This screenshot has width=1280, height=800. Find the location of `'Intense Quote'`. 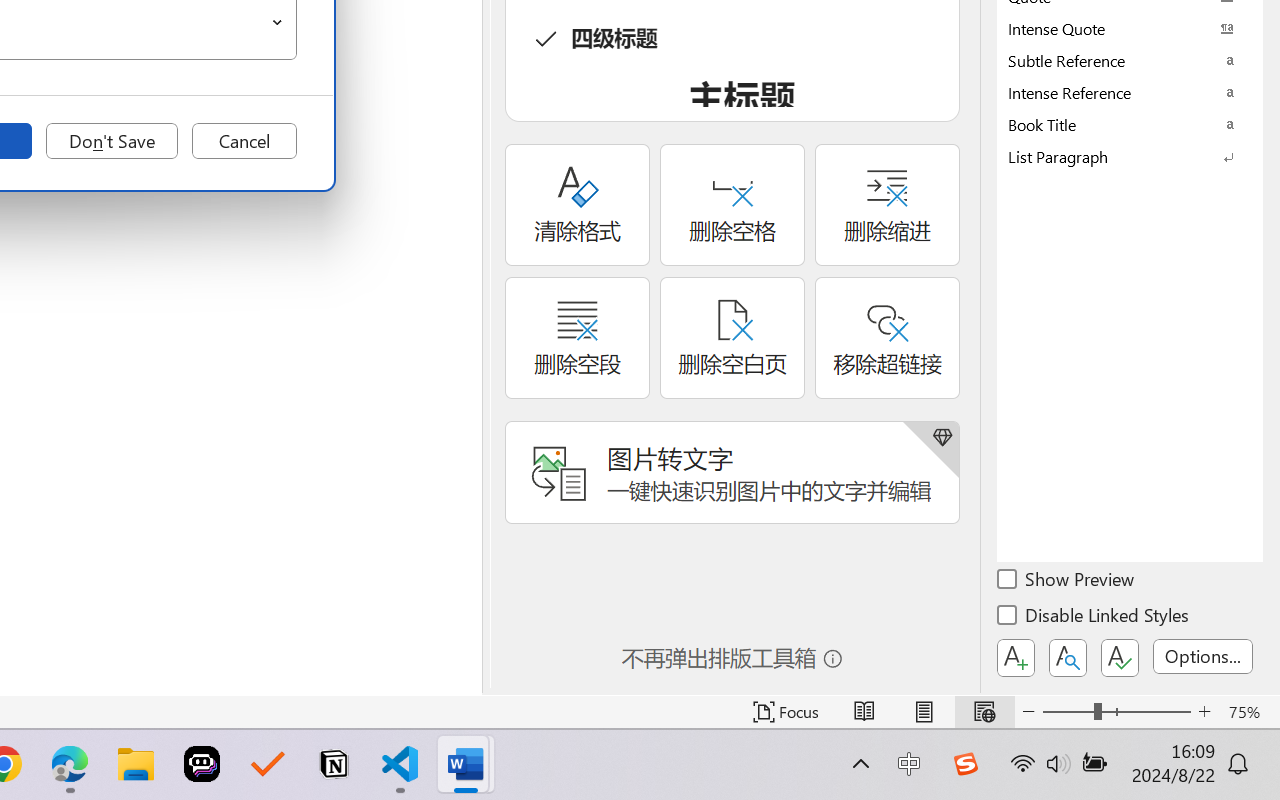

'Intense Quote' is located at coordinates (1130, 28).